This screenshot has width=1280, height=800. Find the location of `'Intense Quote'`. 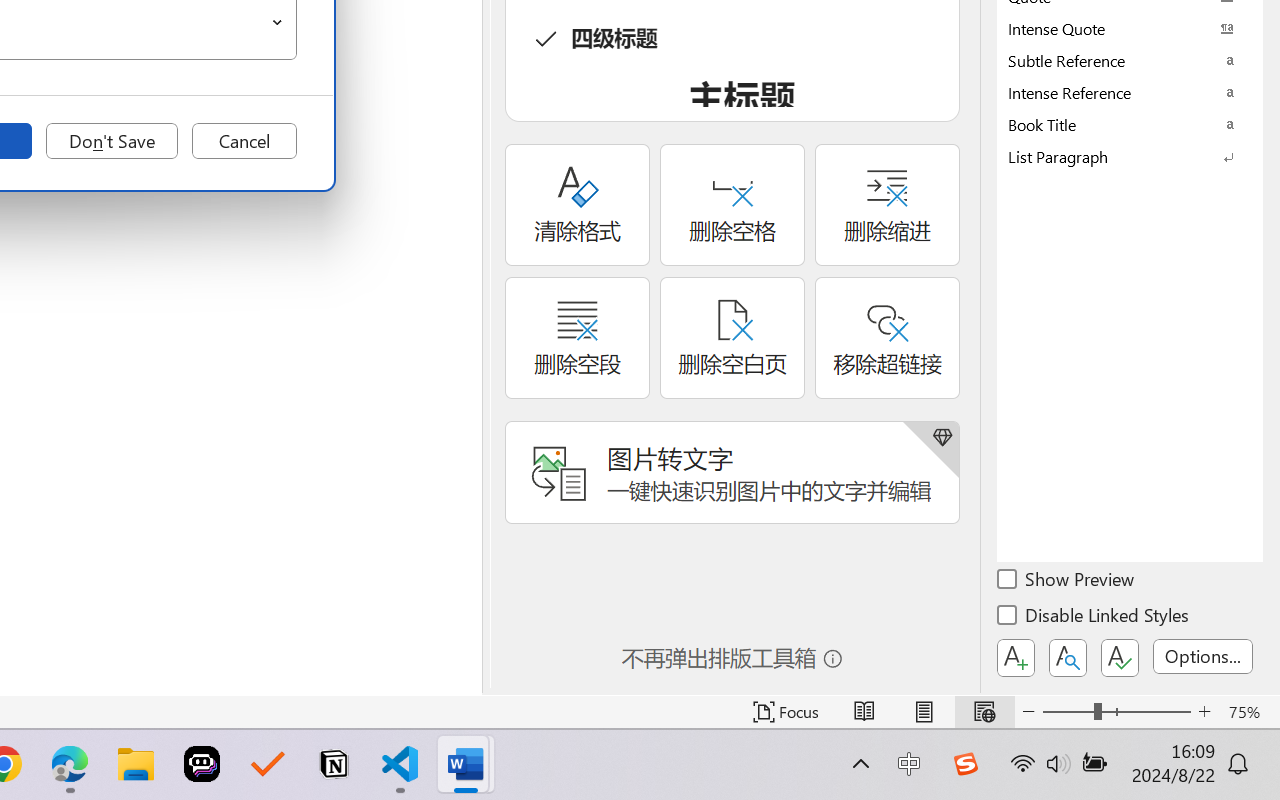

'Intense Quote' is located at coordinates (1130, 28).